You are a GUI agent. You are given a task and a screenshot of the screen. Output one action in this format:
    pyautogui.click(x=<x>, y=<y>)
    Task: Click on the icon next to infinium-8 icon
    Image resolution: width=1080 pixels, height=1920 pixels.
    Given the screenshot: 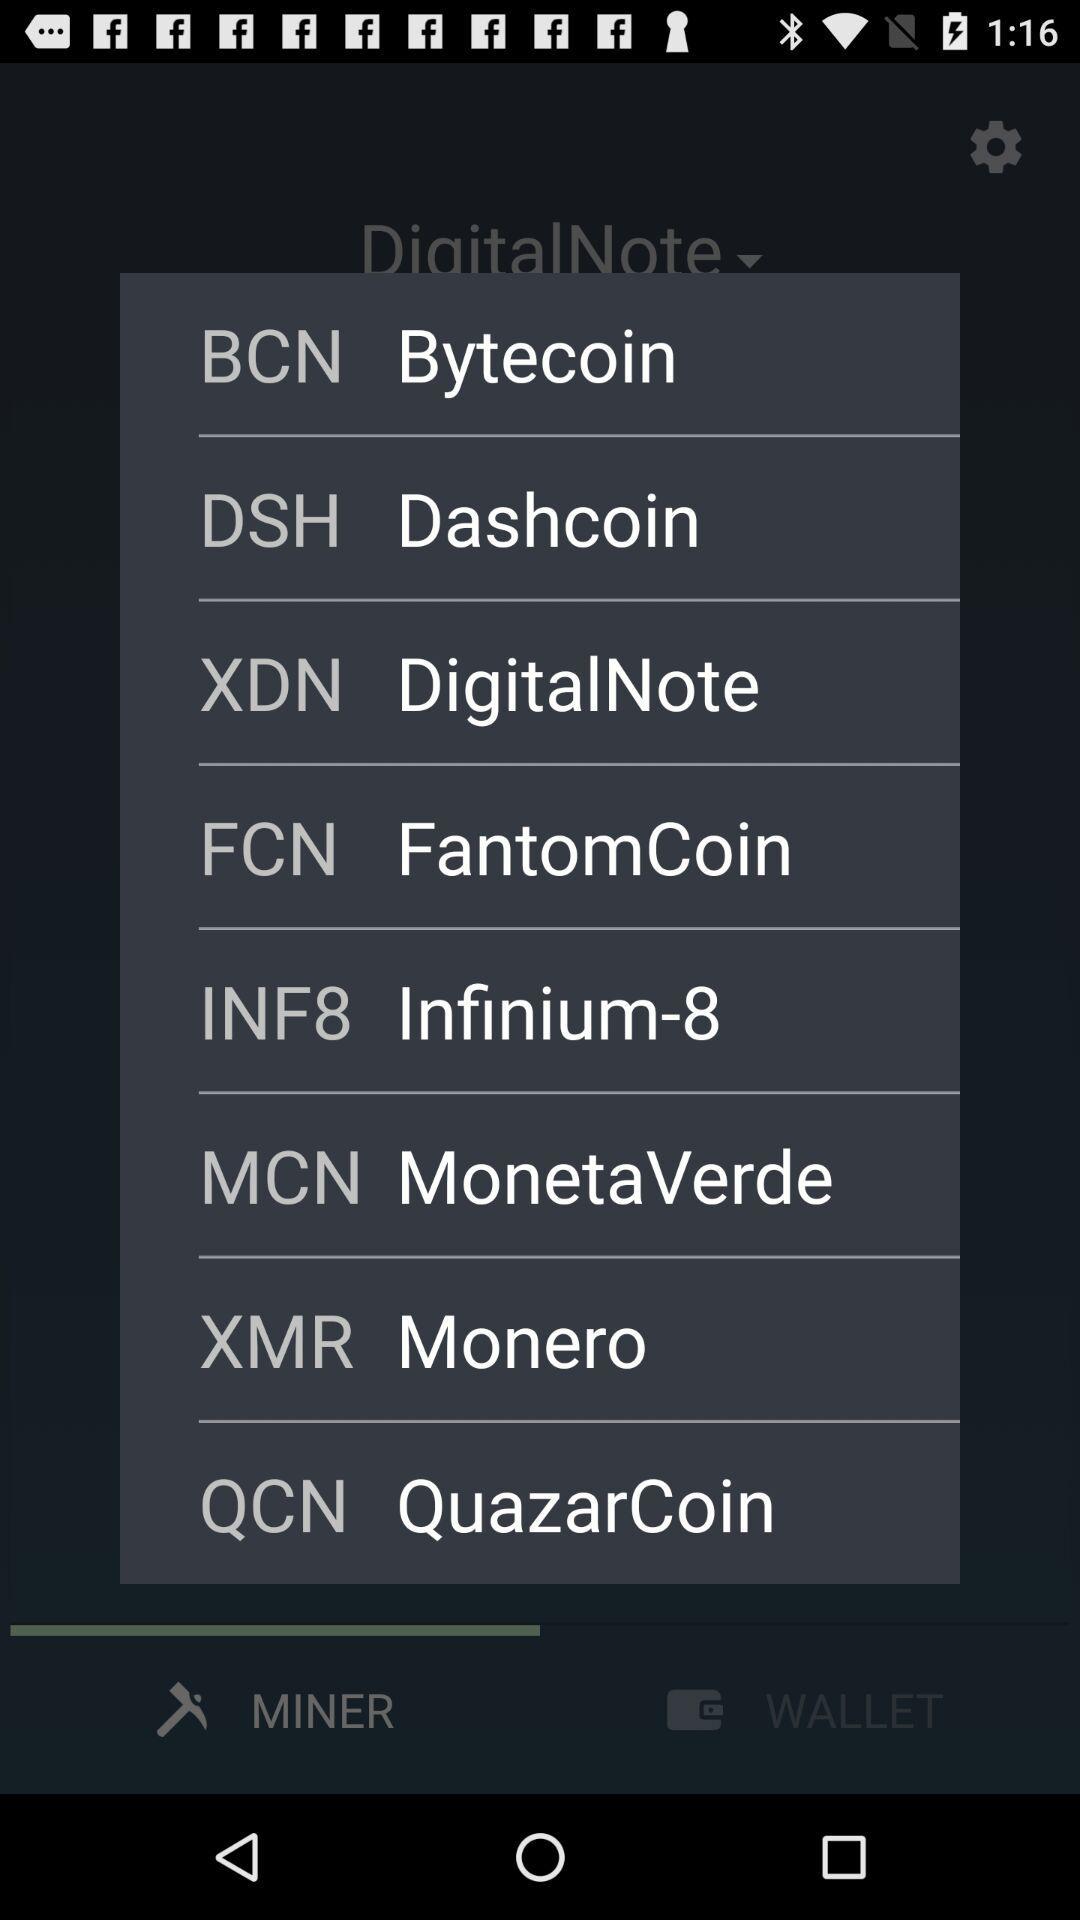 What is the action you would take?
    pyautogui.click(x=297, y=1010)
    